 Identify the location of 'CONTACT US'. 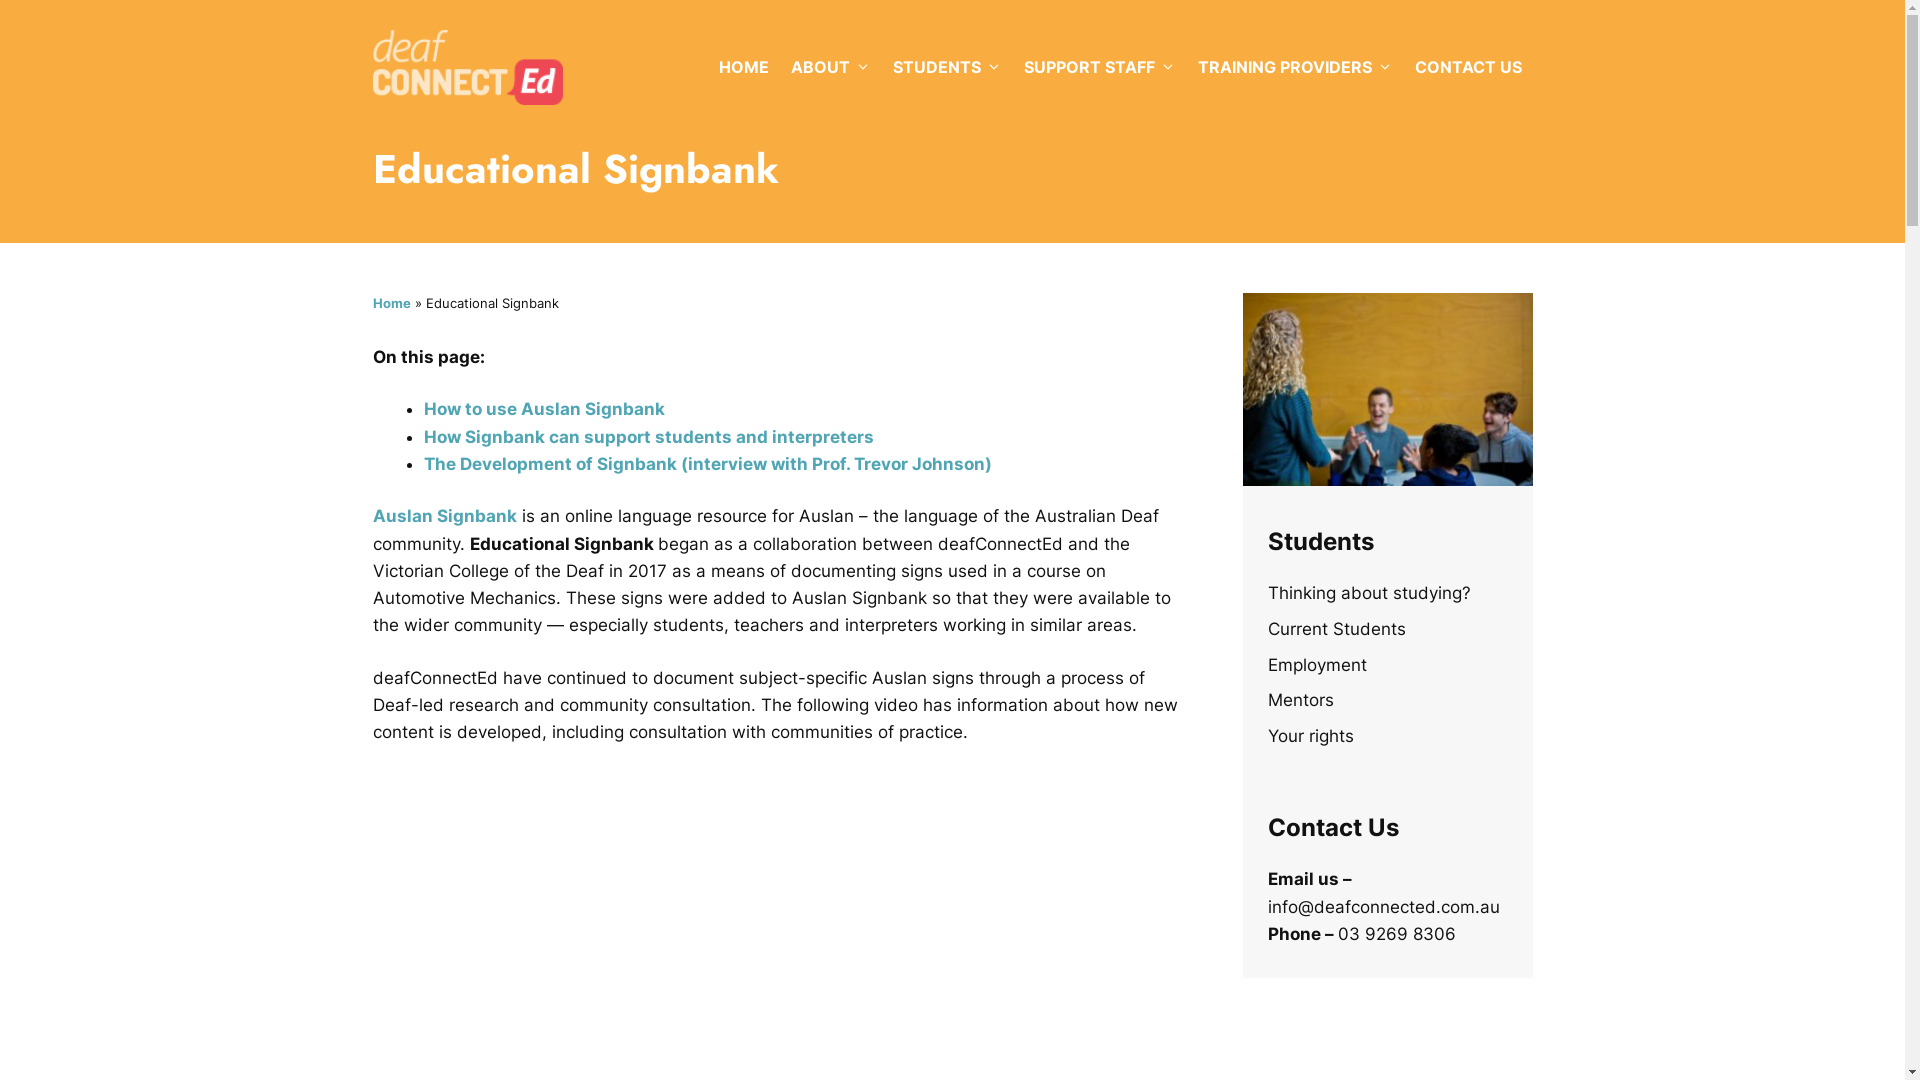
(1468, 65).